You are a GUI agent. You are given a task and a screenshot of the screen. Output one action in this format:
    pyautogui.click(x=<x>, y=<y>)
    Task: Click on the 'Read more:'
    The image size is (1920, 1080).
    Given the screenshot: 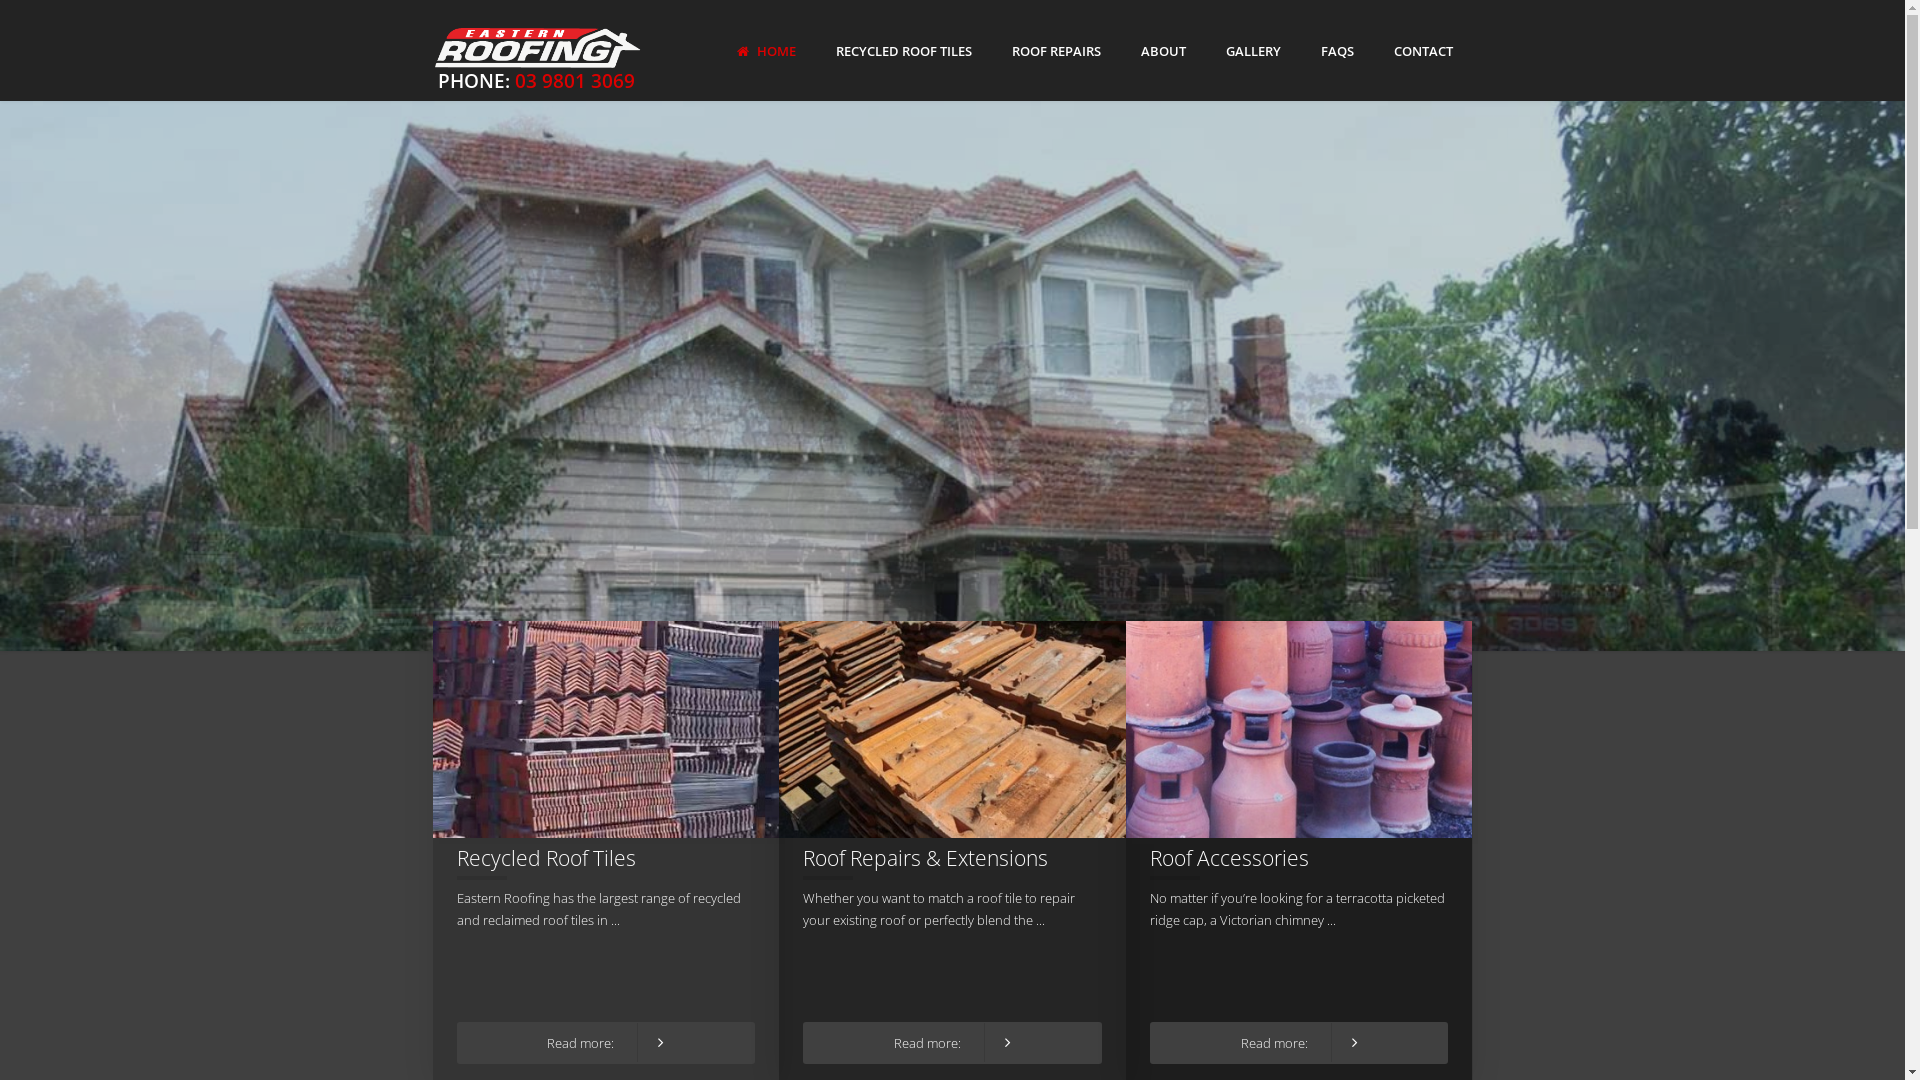 What is the action you would take?
    pyautogui.click(x=1299, y=1041)
    